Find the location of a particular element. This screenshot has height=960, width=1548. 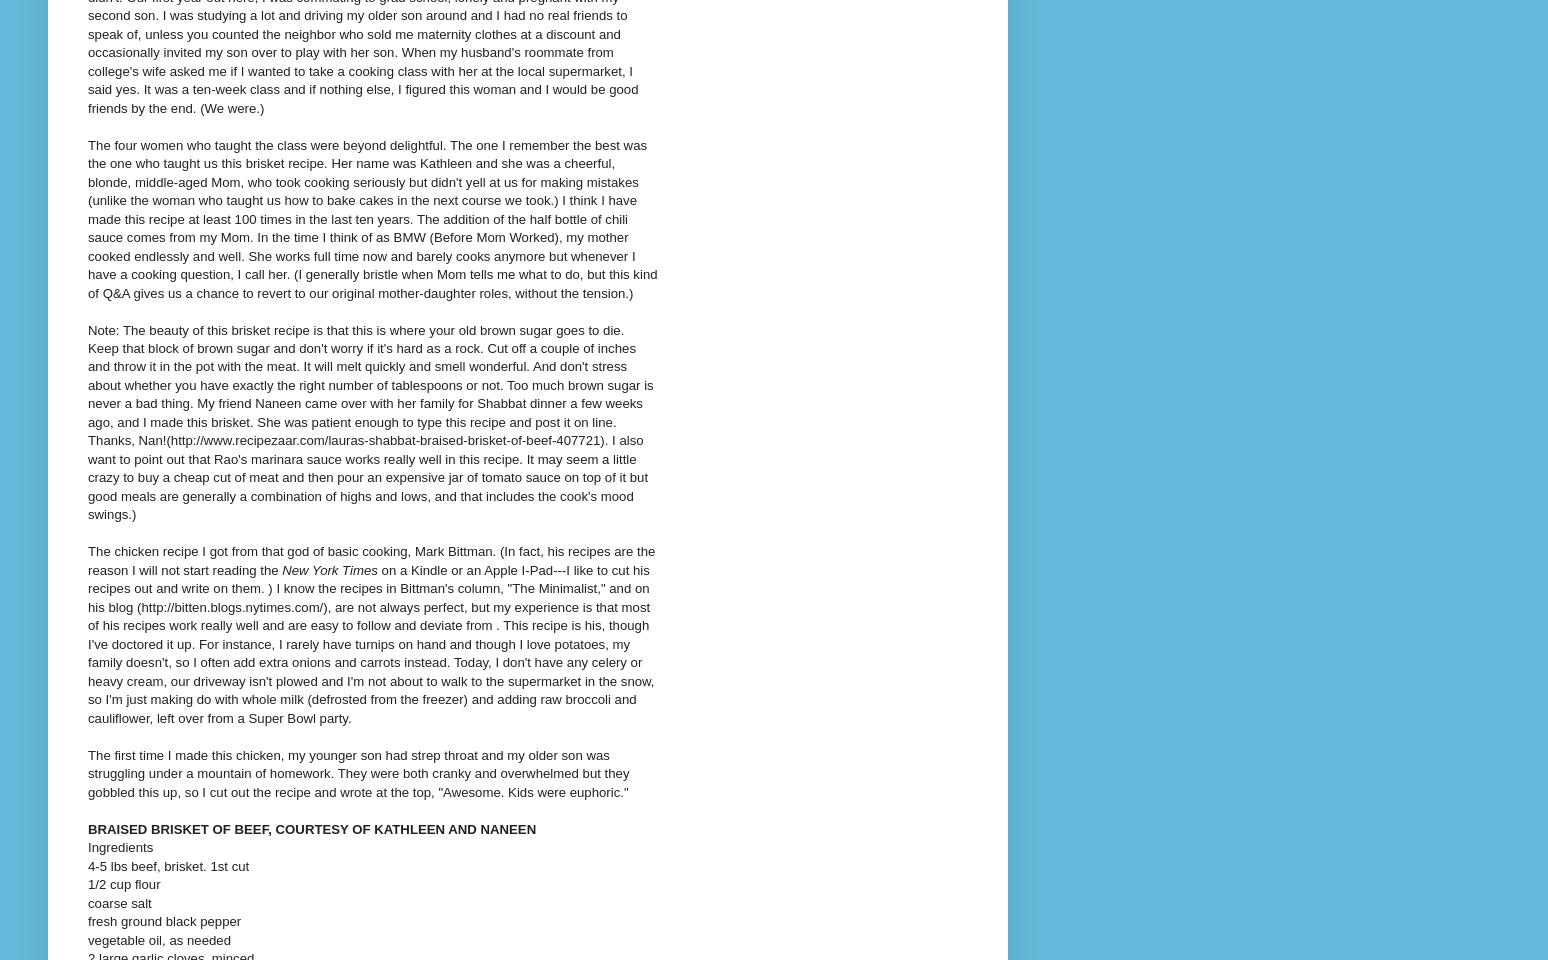

'The chicken recipe I got from that god of basic cooking, Mark Bittman. (In fact, his recipes are the reason I will not start reading the' is located at coordinates (371, 560).